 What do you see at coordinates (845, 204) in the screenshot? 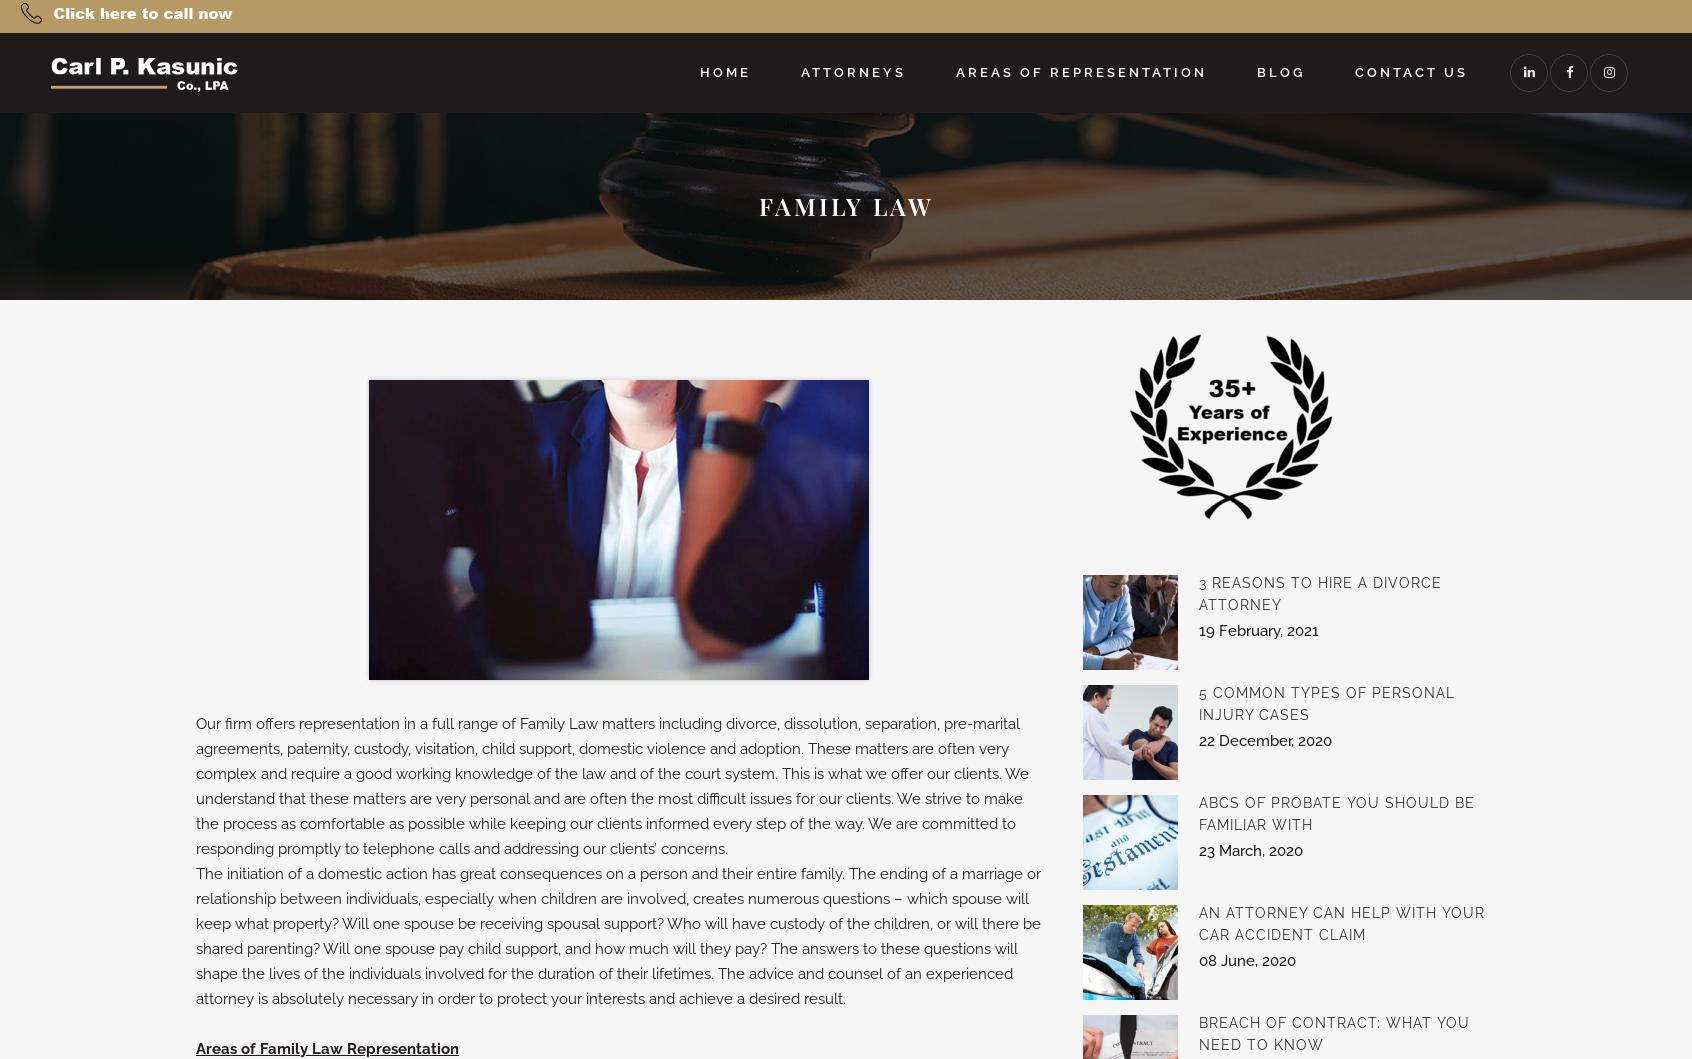
I see `'Family Law'` at bounding box center [845, 204].